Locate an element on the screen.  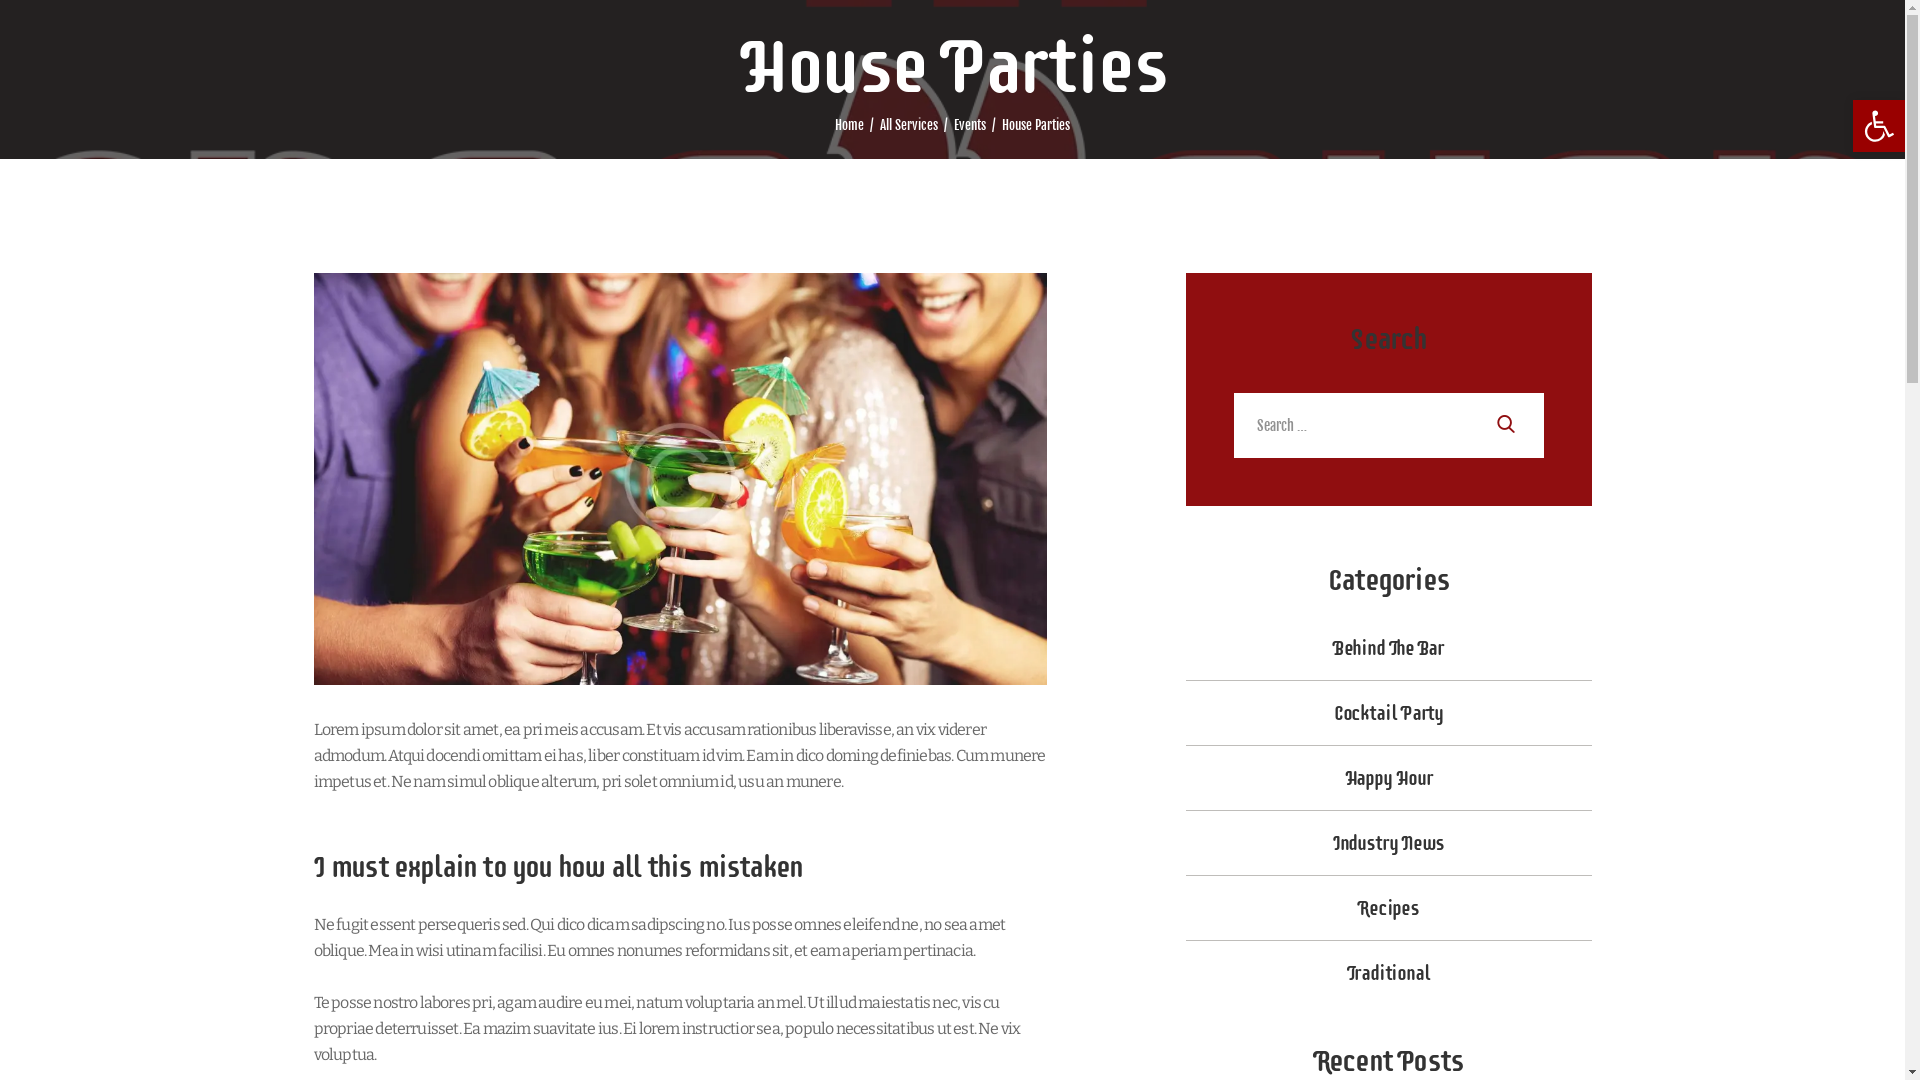
'Happy Hour' is located at coordinates (1386, 777).